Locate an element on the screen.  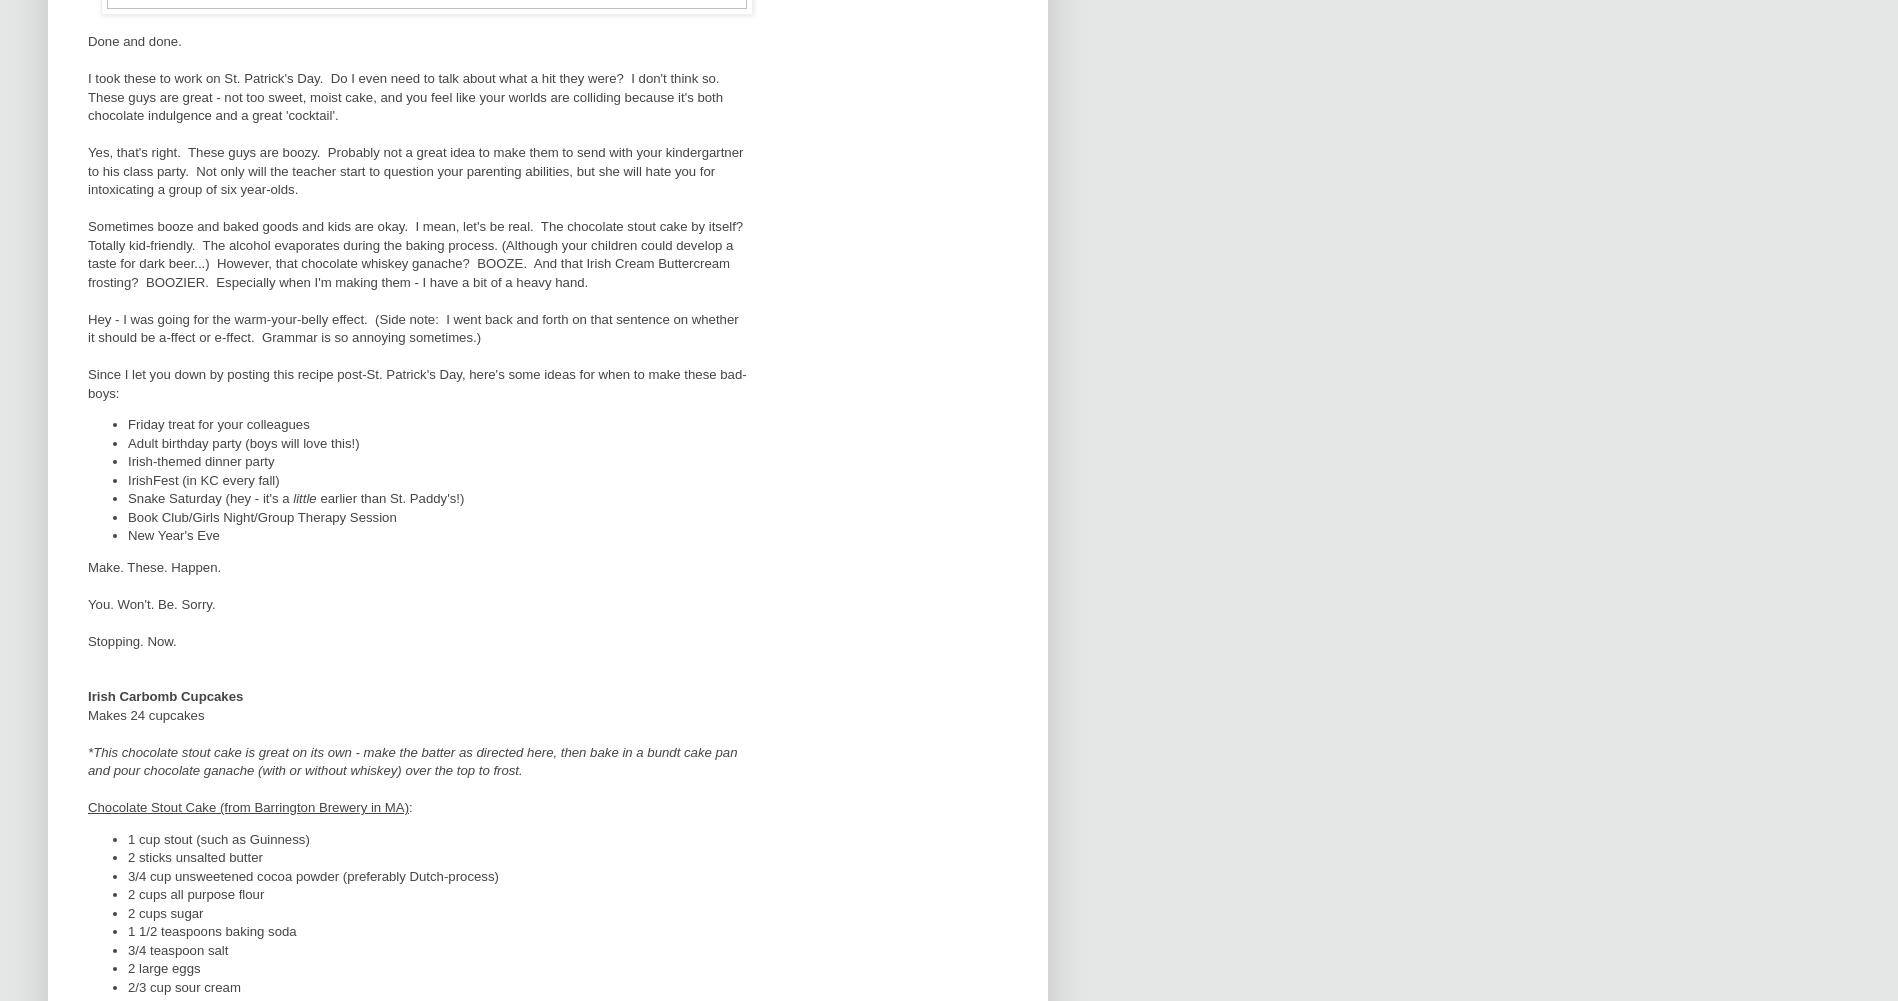
'3/4 cup unsweetened cocoa powder (preferably Dutch-process)' is located at coordinates (311, 875).